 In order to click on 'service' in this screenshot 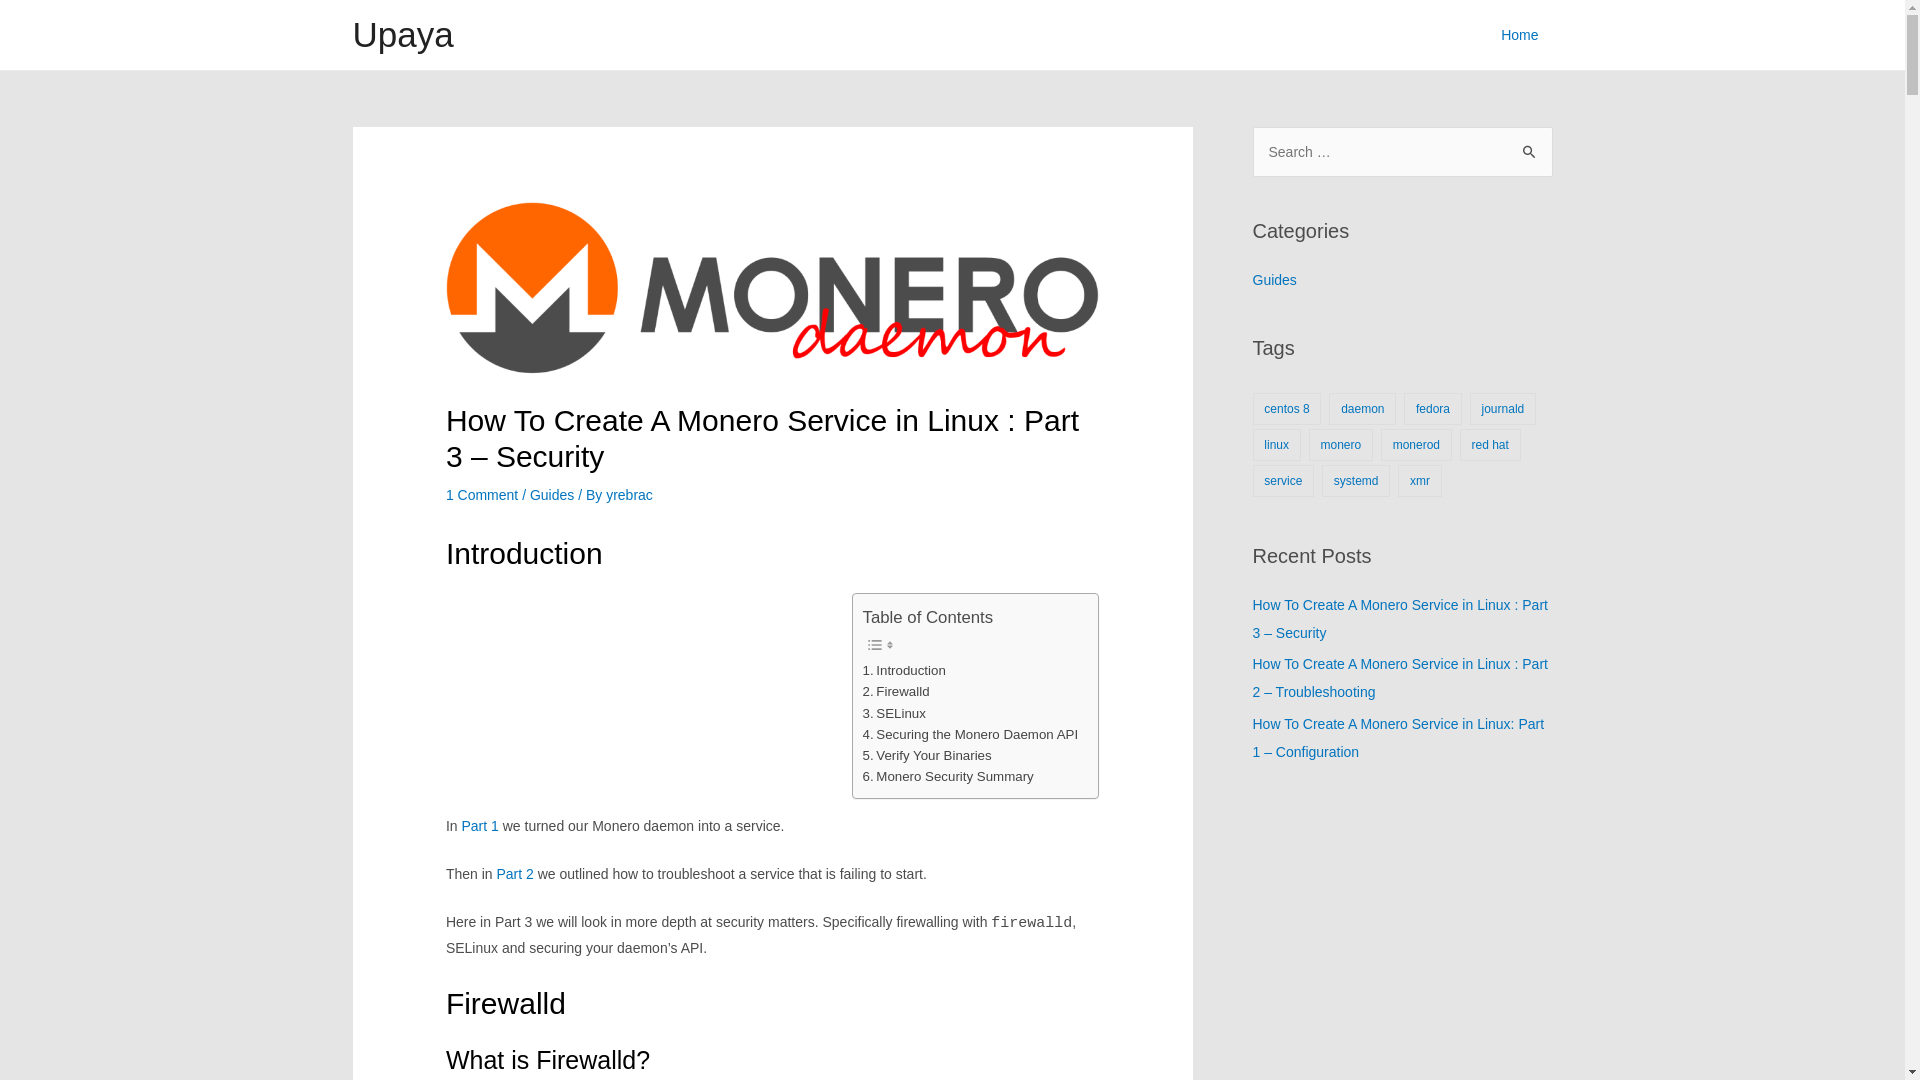, I will do `click(1282, 481)`.